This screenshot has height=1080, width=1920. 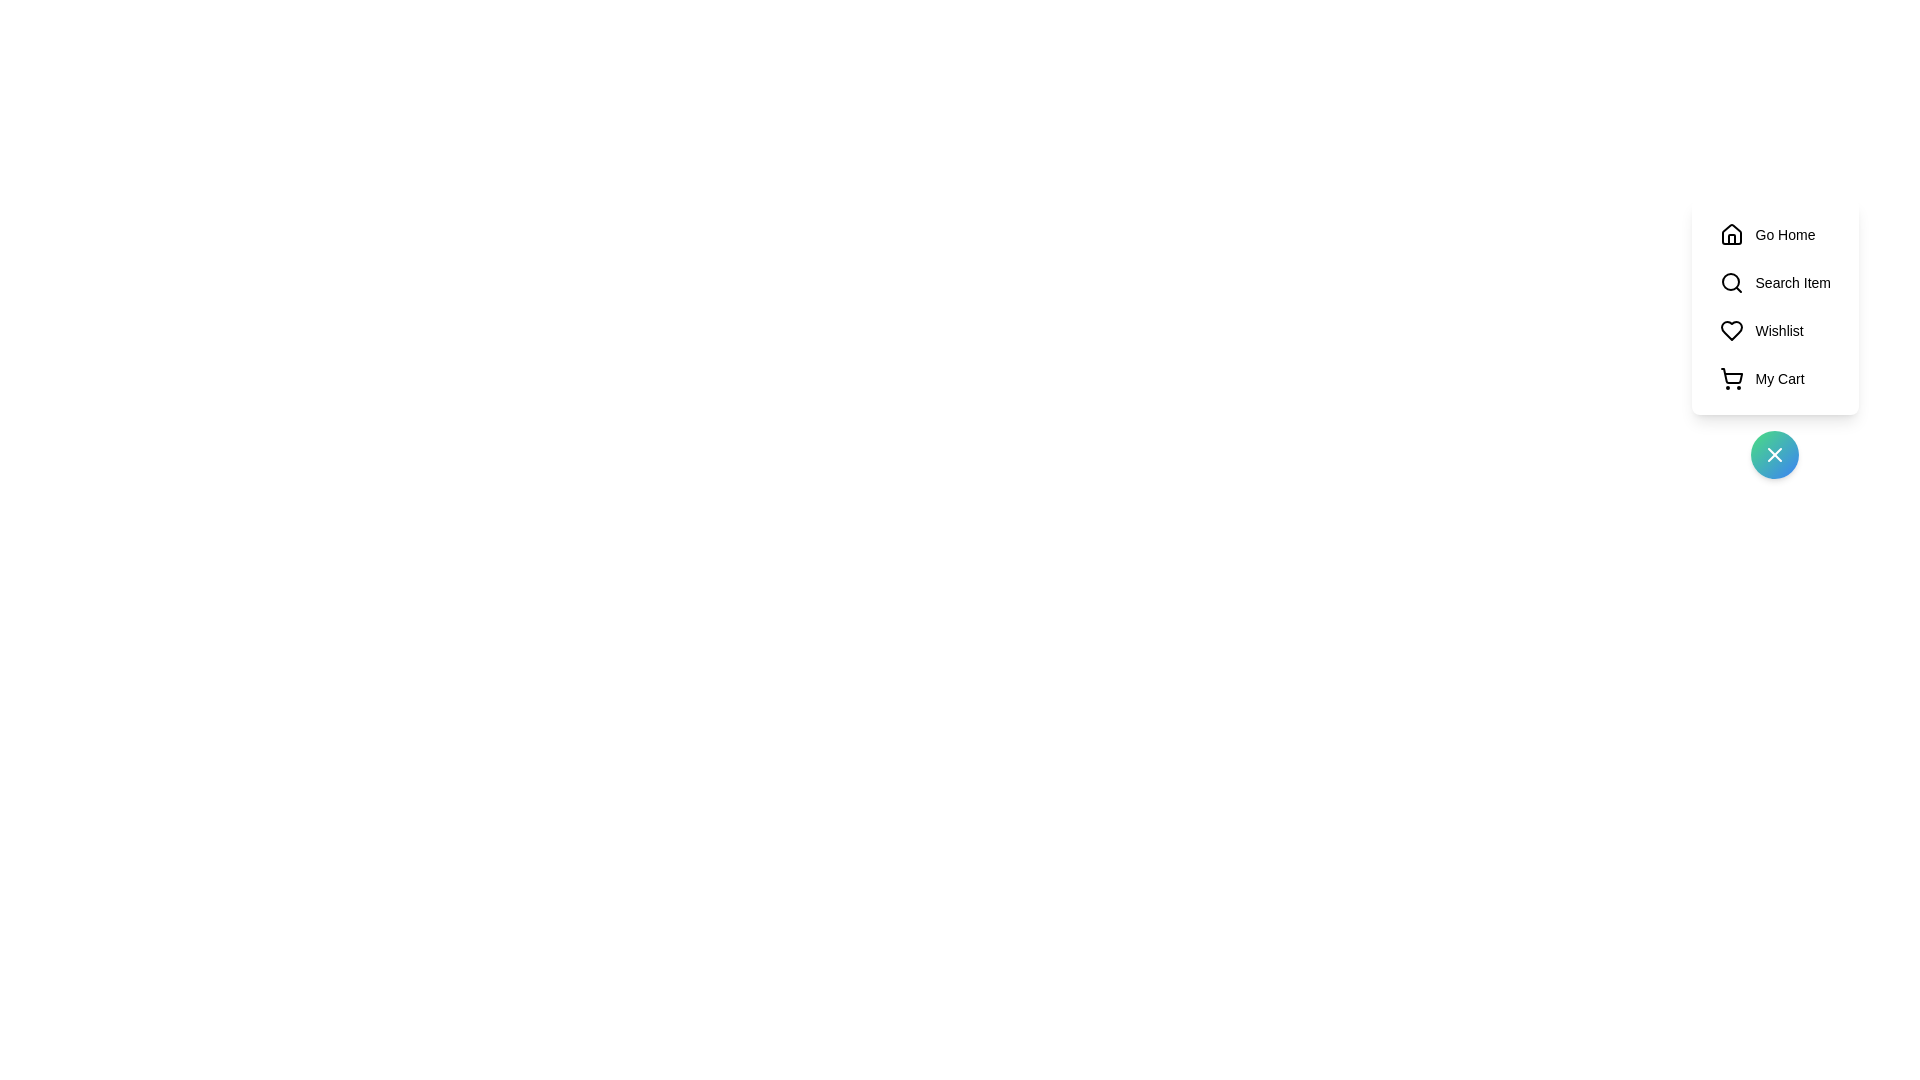 What do you see at coordinates (1775, 234) in the screenshot?
I see `the 'Go Home' button` at bounding box center [1775, 234].